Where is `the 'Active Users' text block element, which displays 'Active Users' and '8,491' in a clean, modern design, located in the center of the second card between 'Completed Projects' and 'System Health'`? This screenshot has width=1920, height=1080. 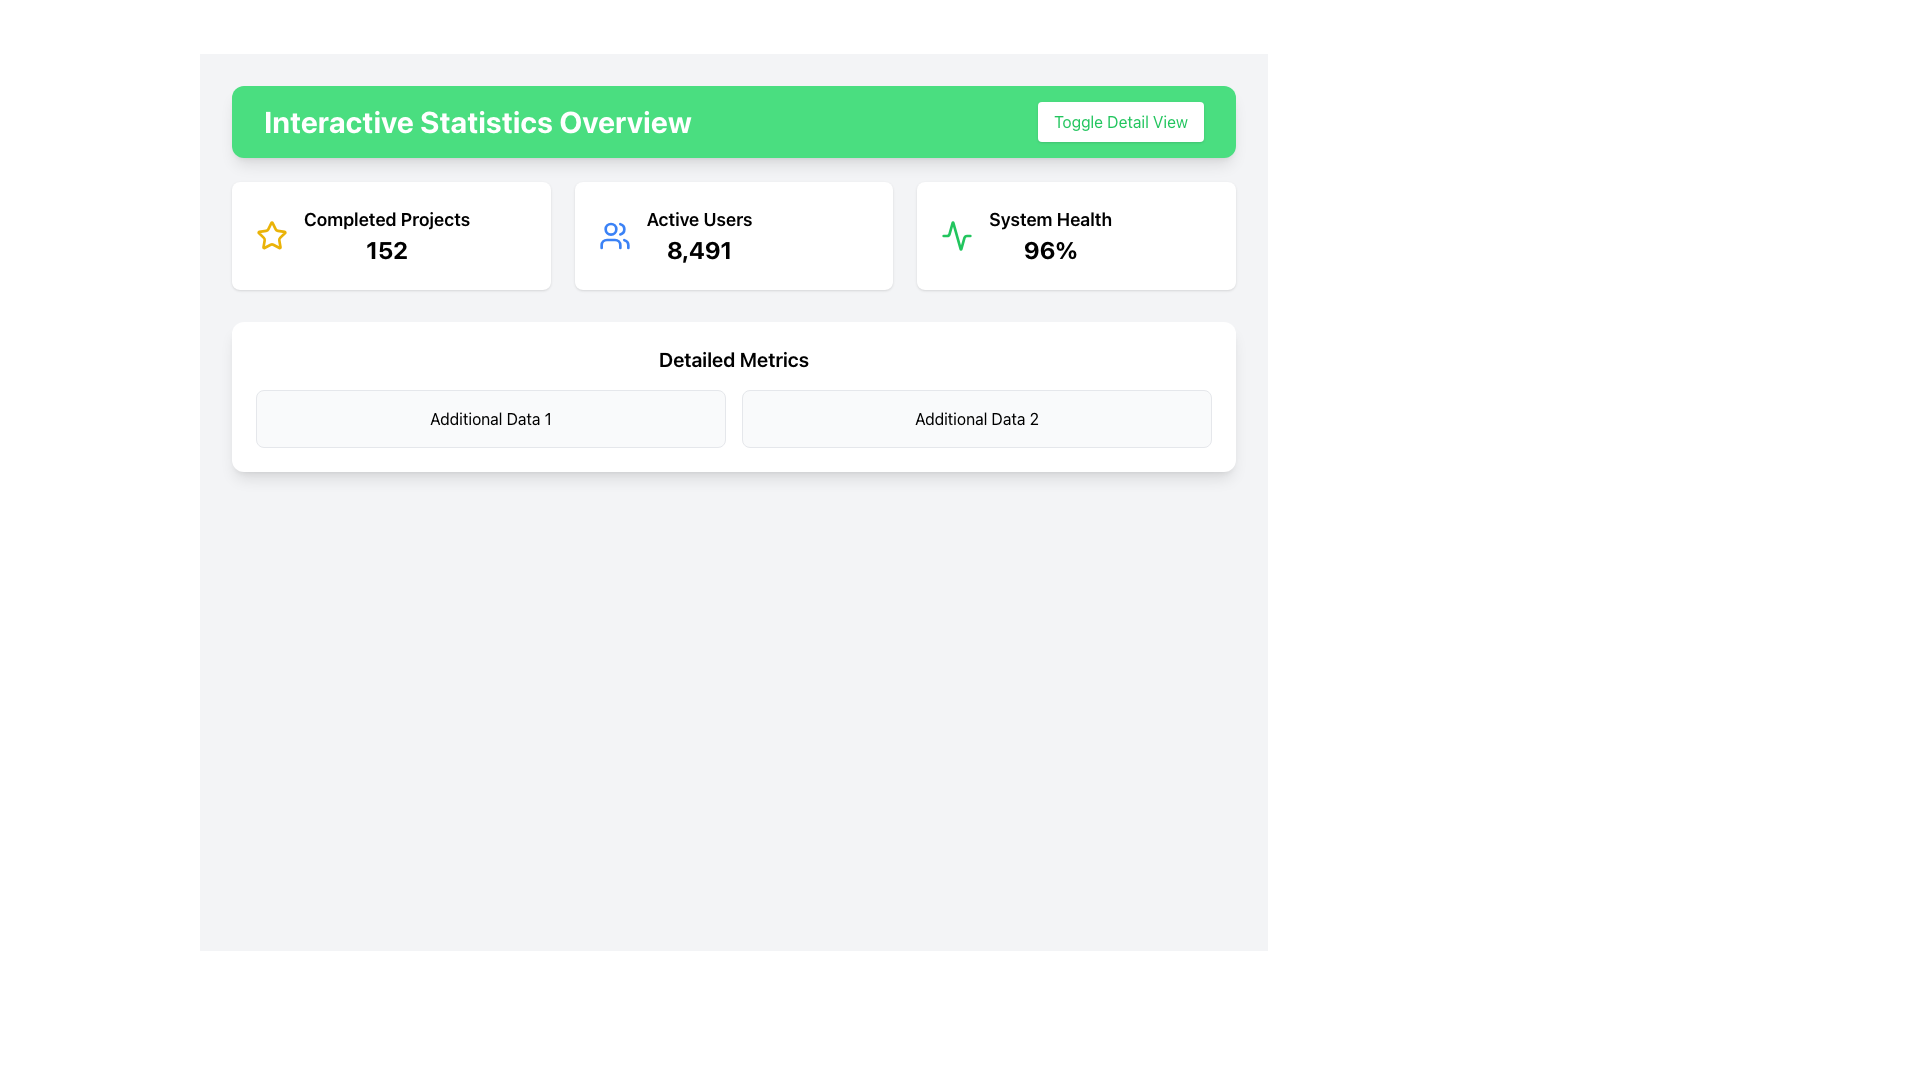 the 'Active Users' text block element, which displays 'Active Users' and '8,491' in a clean, modern design, located in the center of the second card between 'Completed Projects' and 'System Health' is located at coordinates (699, 234).